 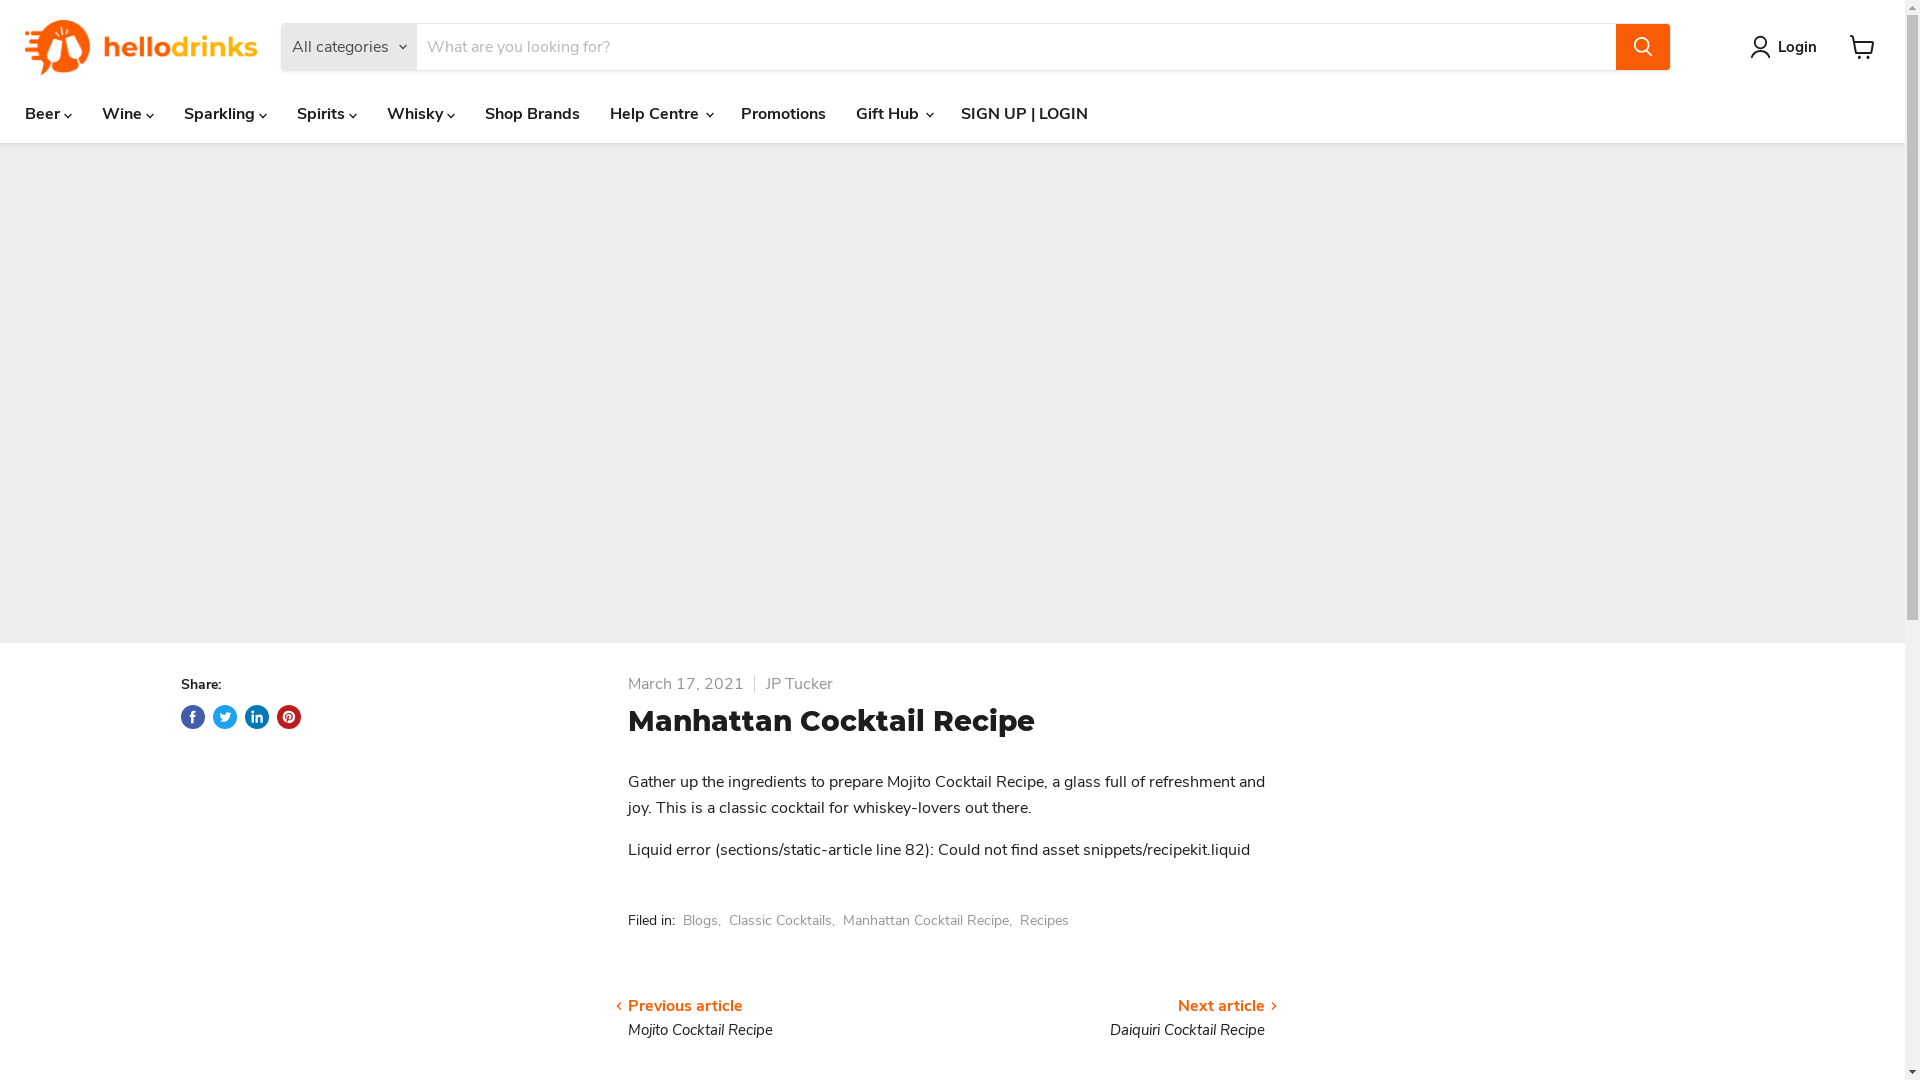 I want to click on 'Shop Brands', so click(x=469, y=114).